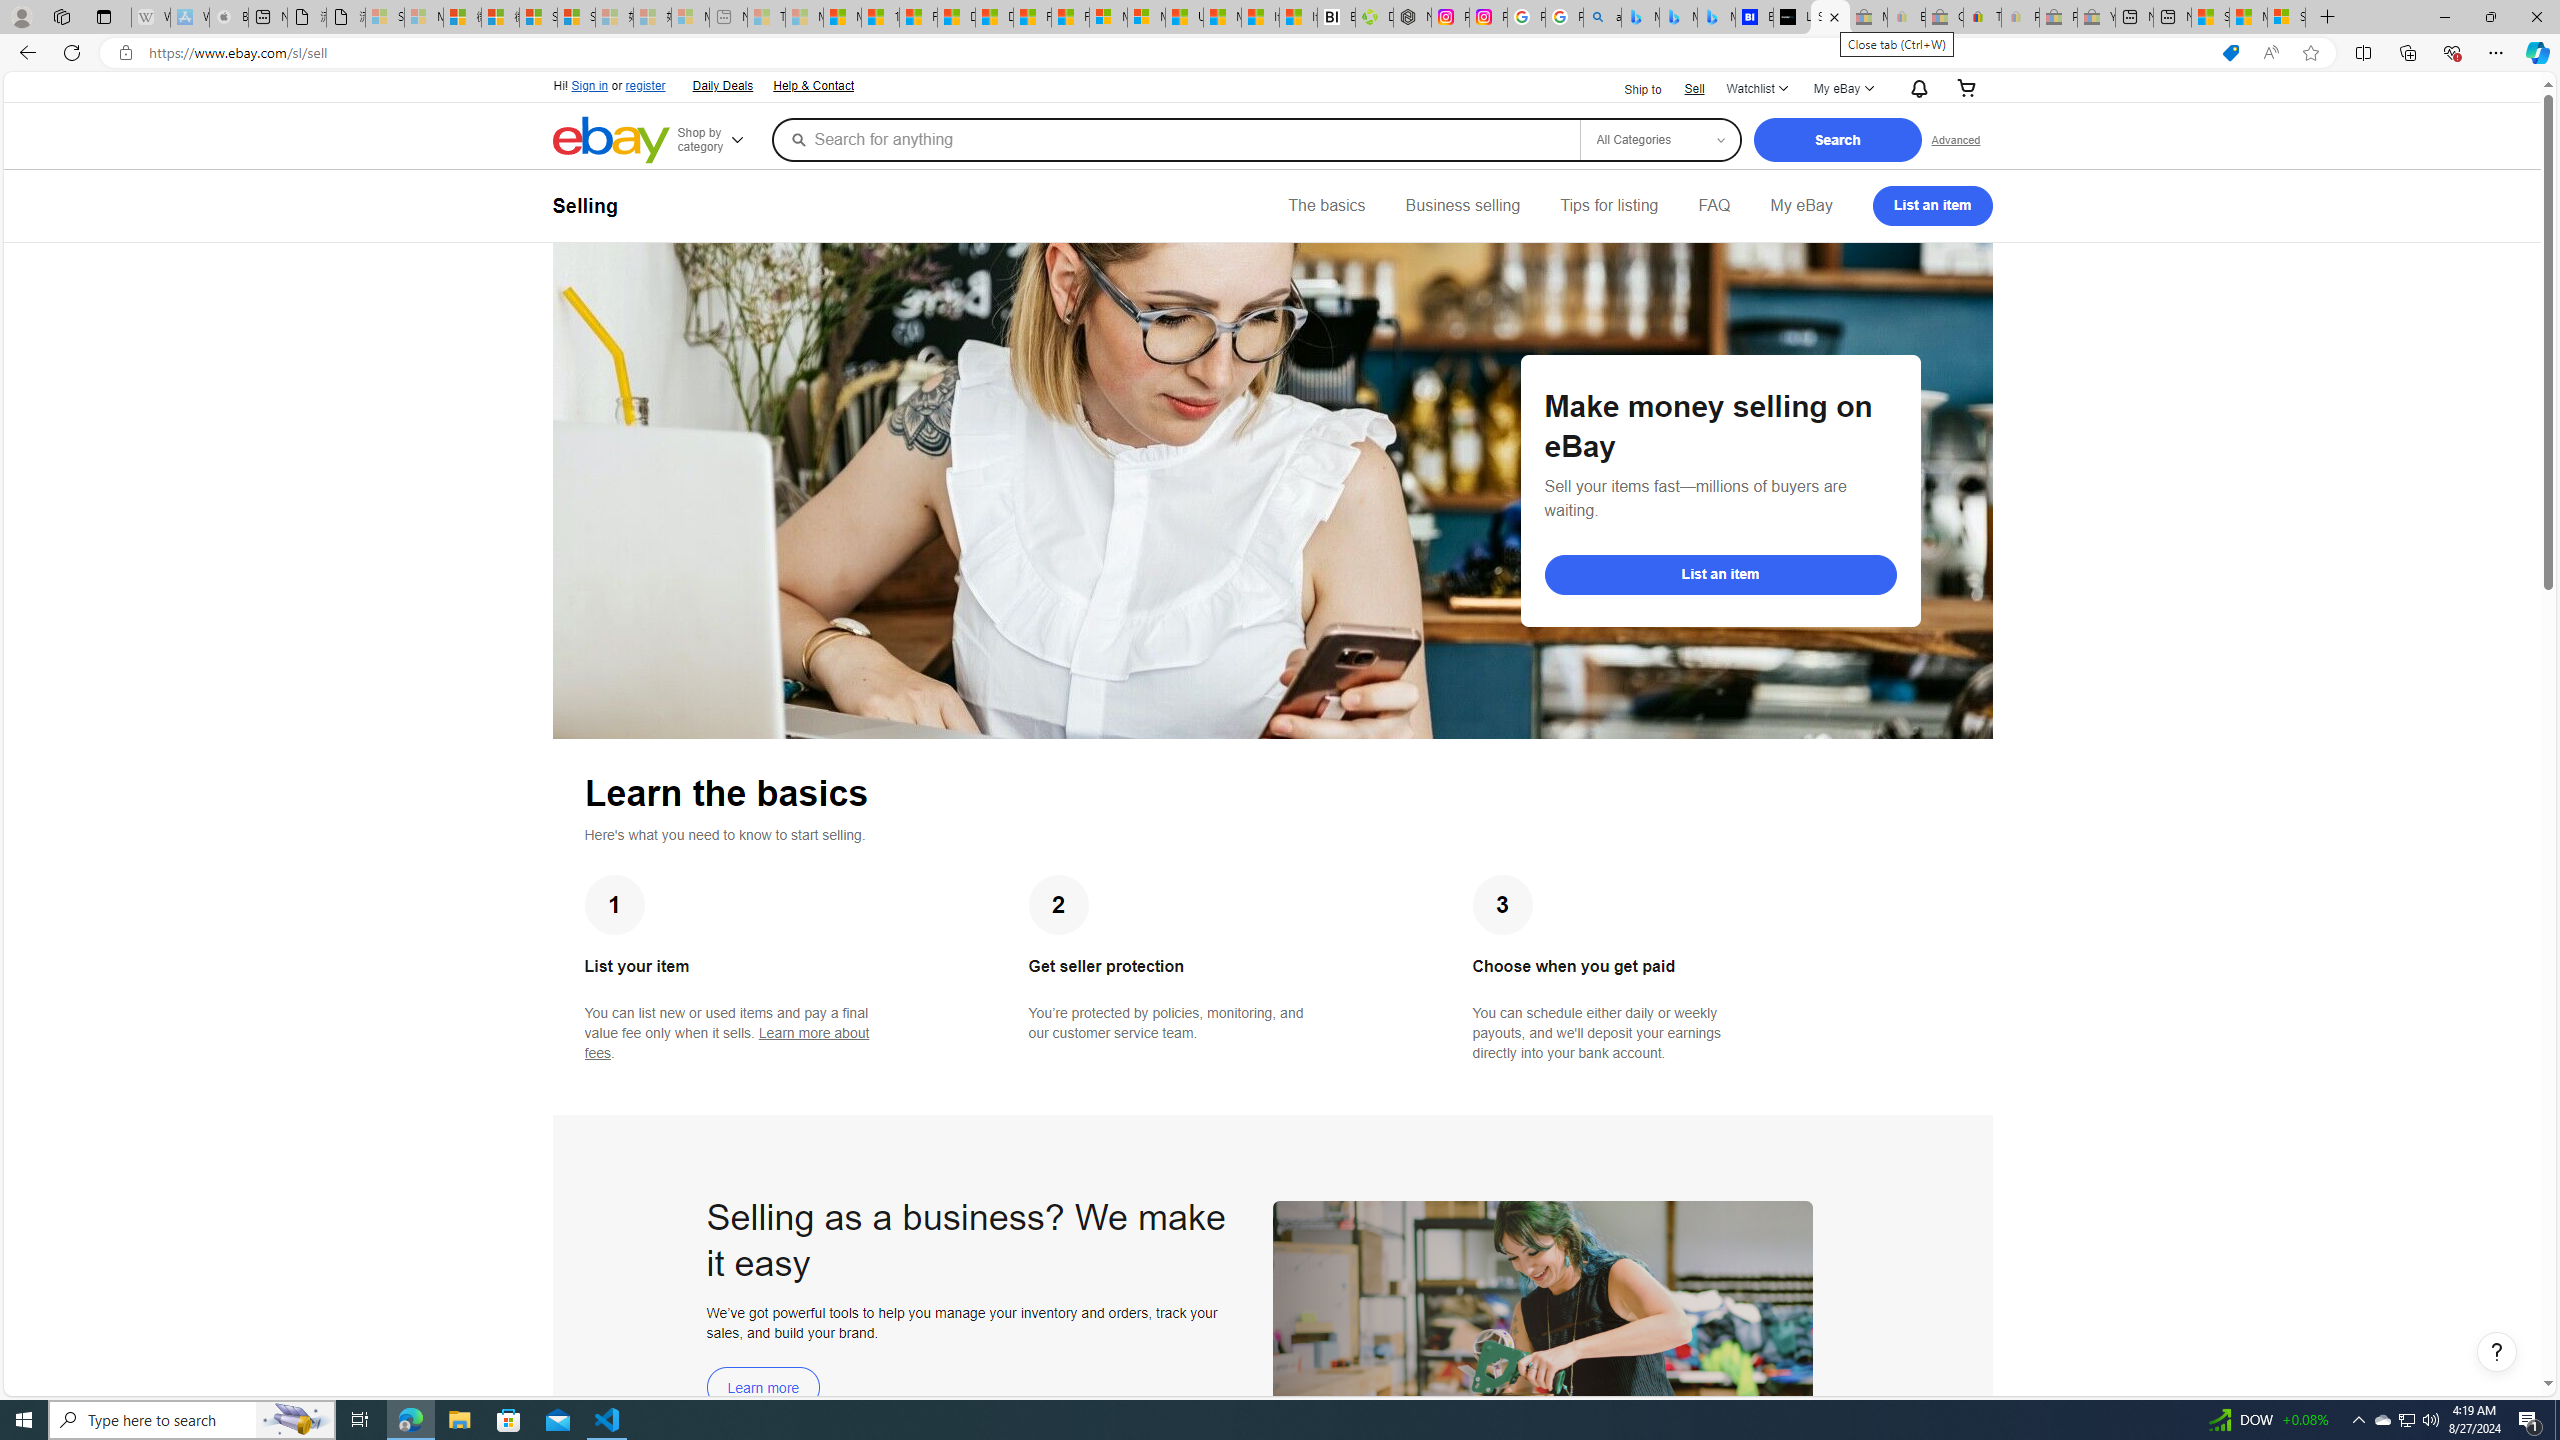 This screenshot has height=1440, width=2560. I want to click on 'Help & Contact', so click(814, 87).